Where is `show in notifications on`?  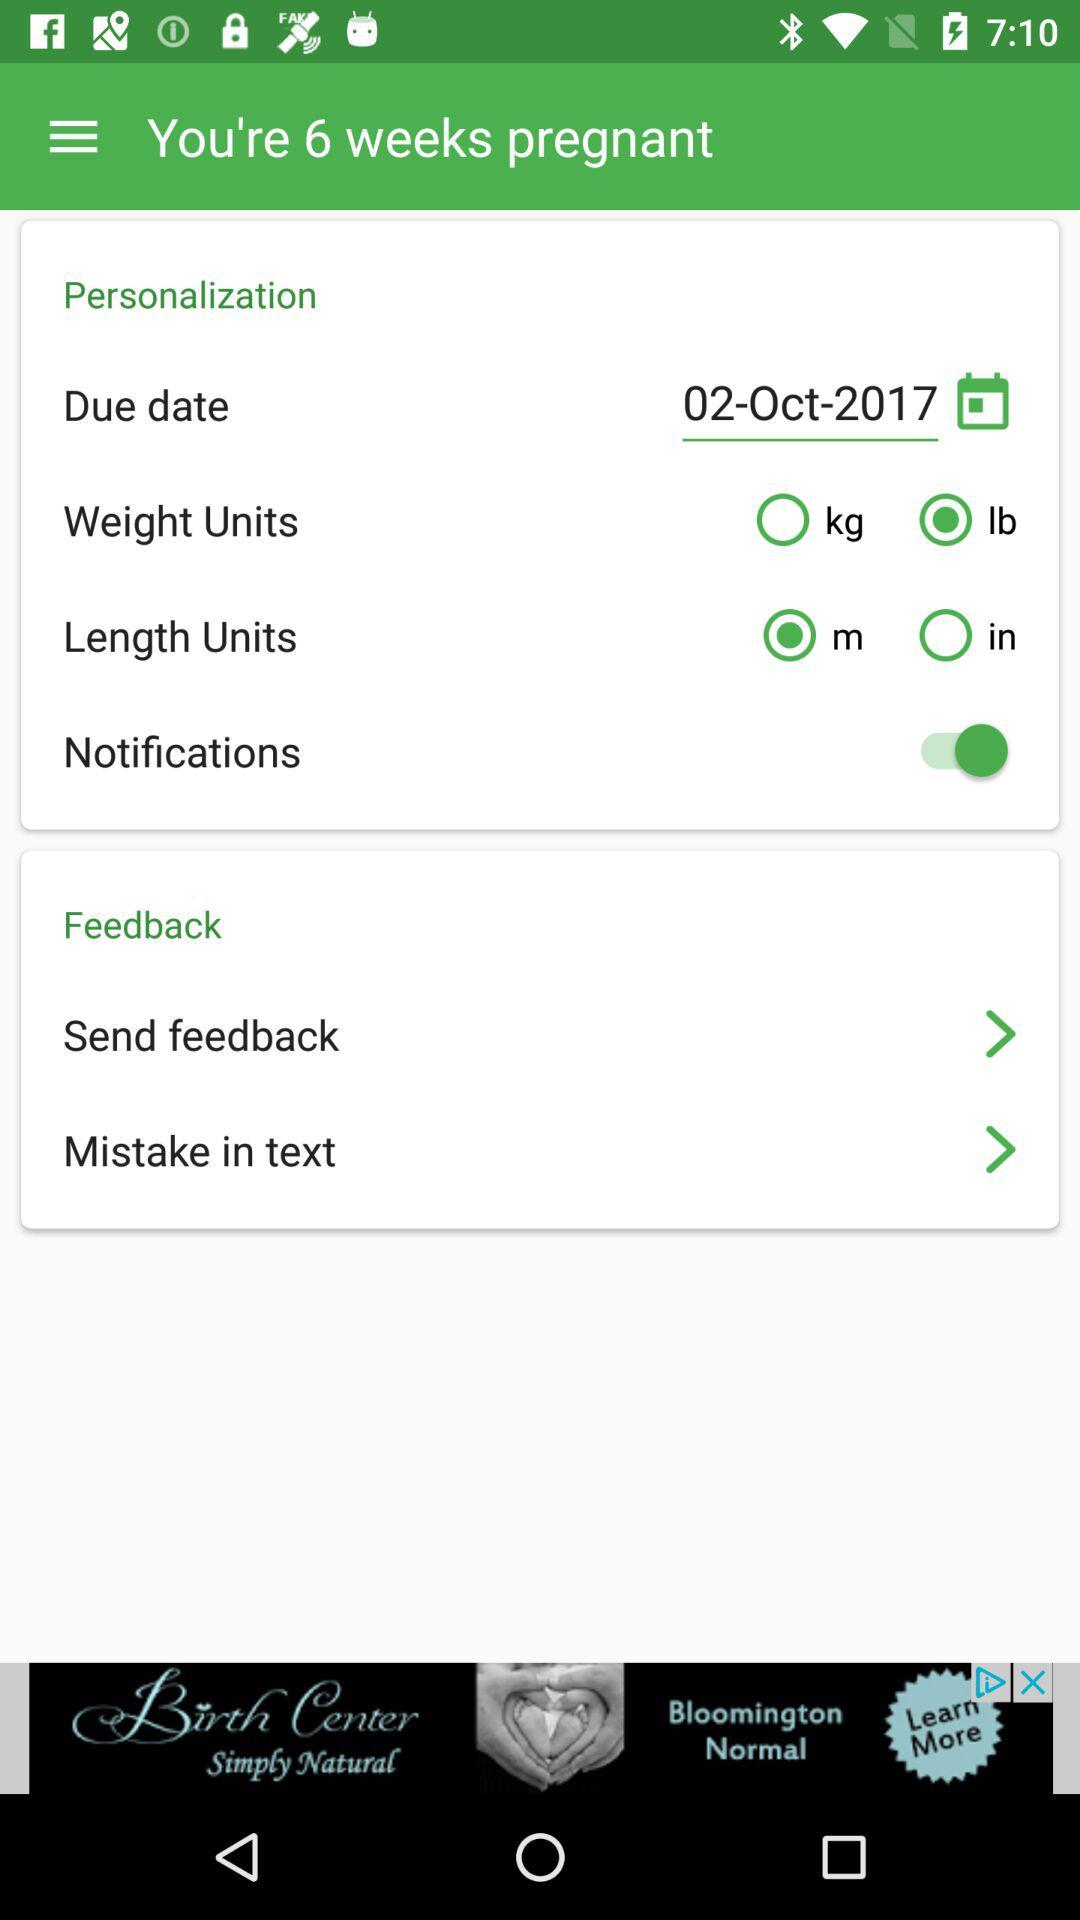 show in notifications on is located at coordinates (953, 749).